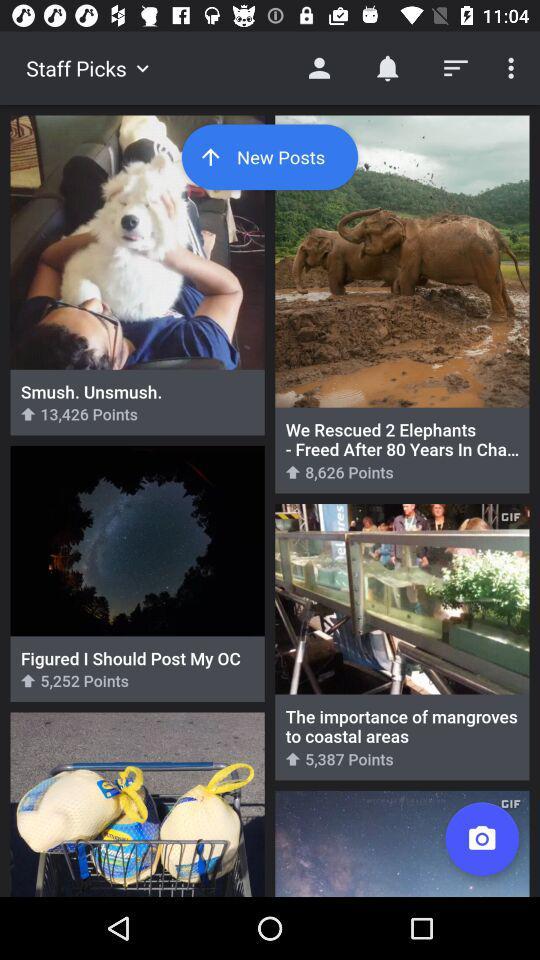 The width and height of the screenshot is (540, 960). What do you see at coordinates (508, 68) in the screenshot?
I see `the more icon` at bounding box center [508, 68].